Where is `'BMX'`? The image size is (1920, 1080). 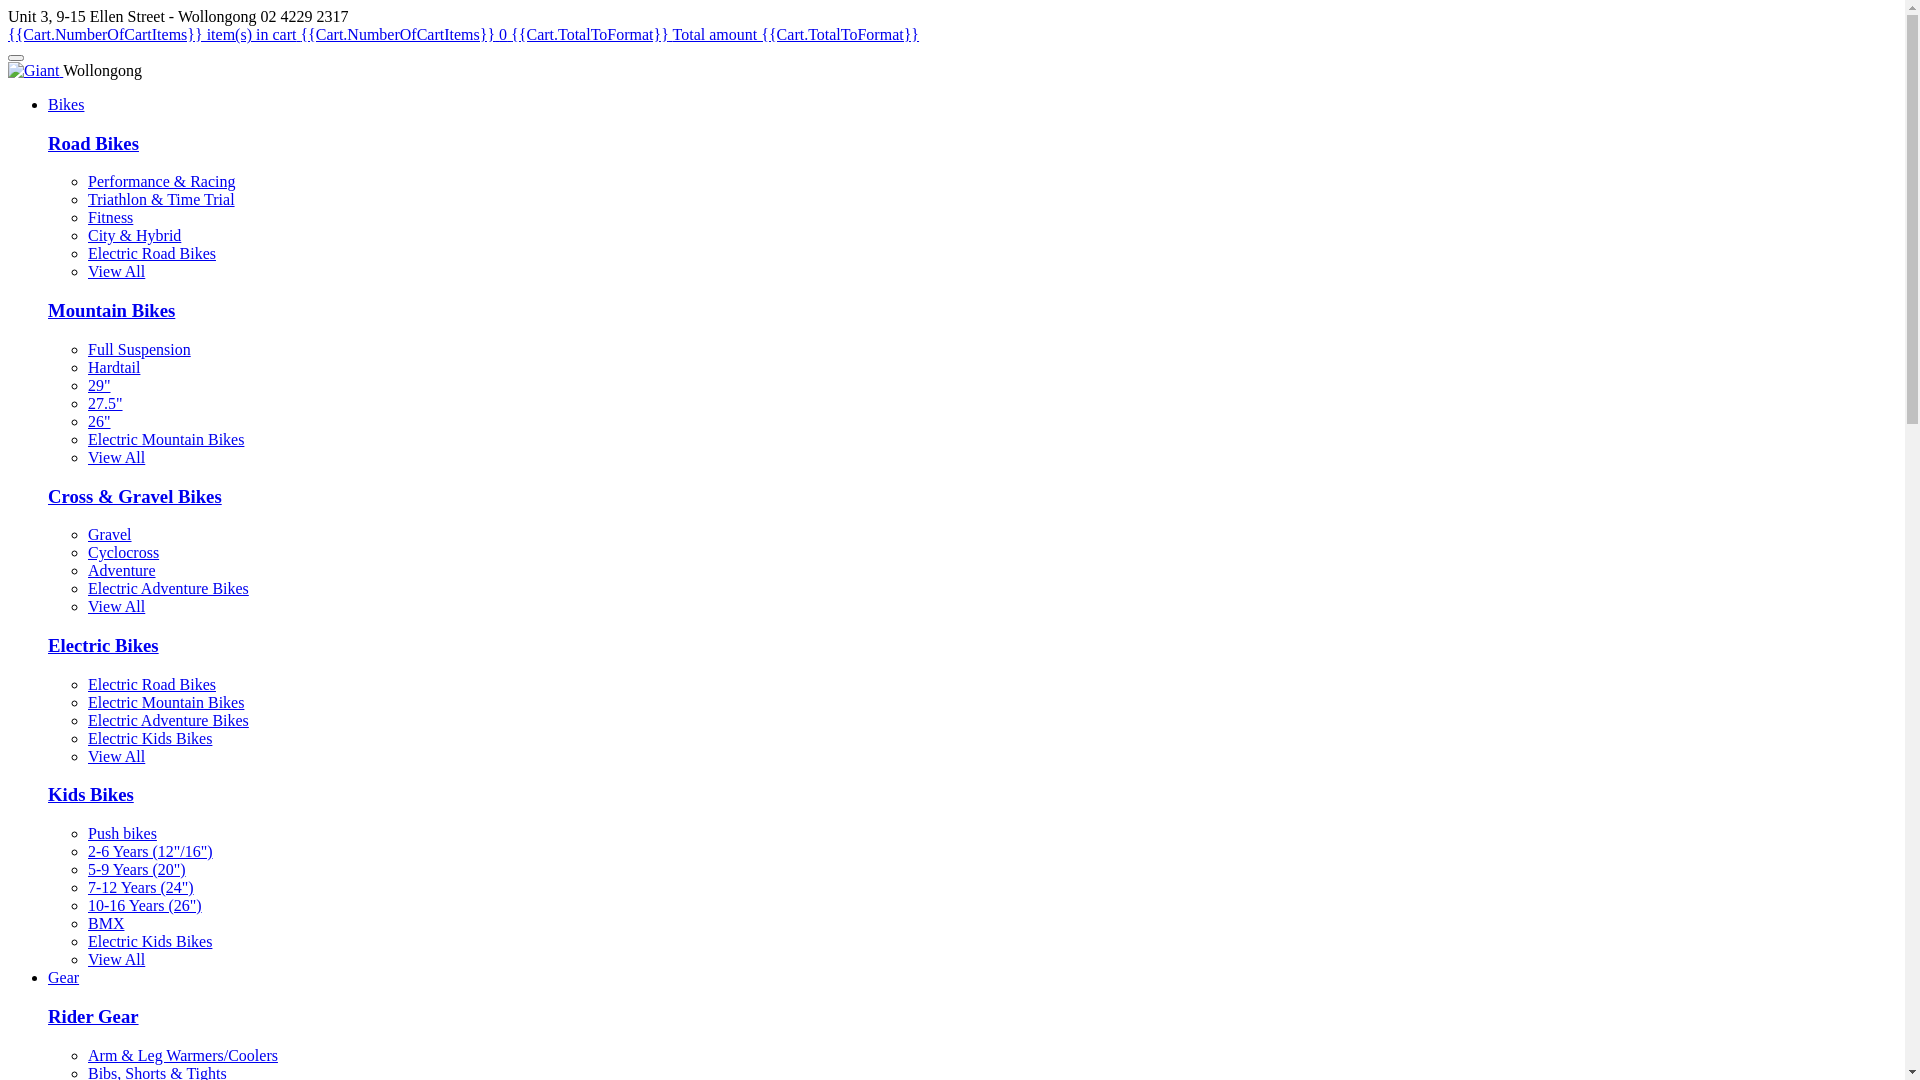
'BMX' is located at coordinates (104, 923).